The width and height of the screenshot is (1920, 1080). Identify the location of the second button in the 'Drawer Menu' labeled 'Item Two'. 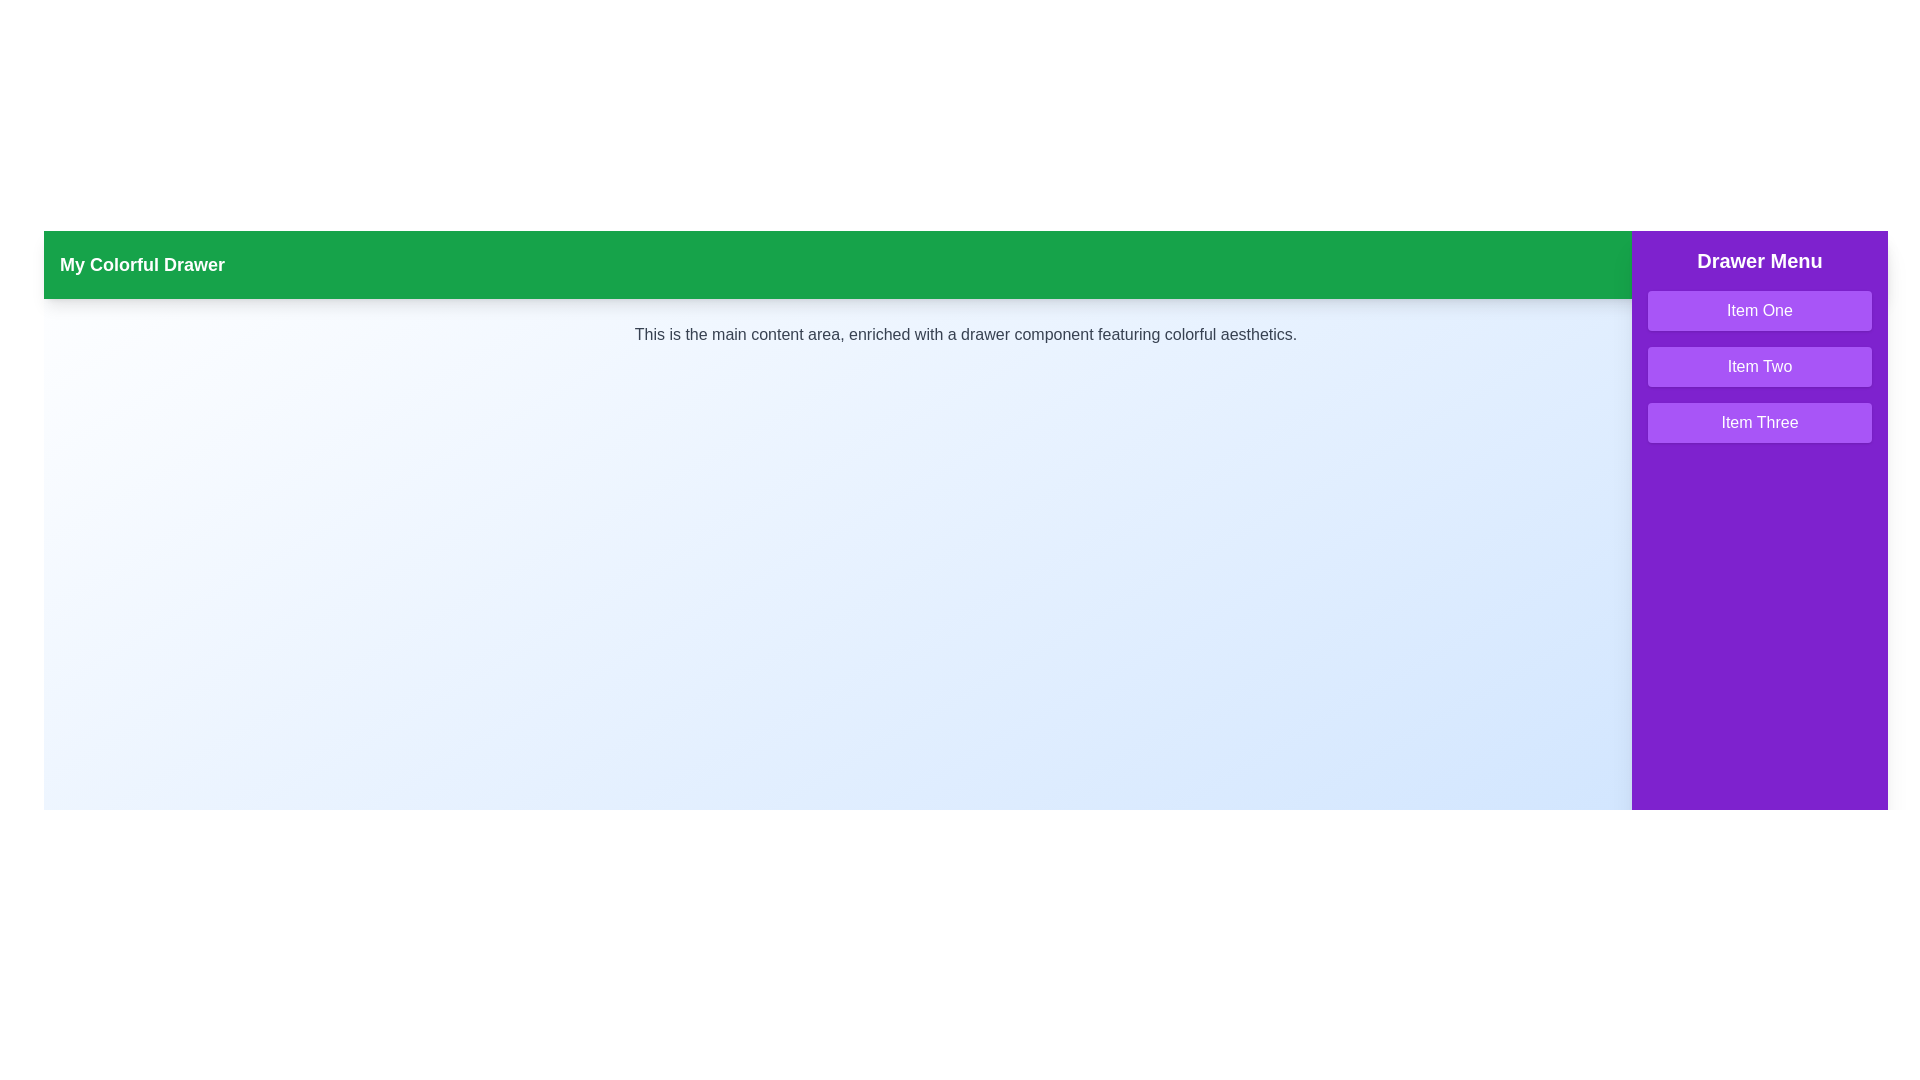
(1760, 366).